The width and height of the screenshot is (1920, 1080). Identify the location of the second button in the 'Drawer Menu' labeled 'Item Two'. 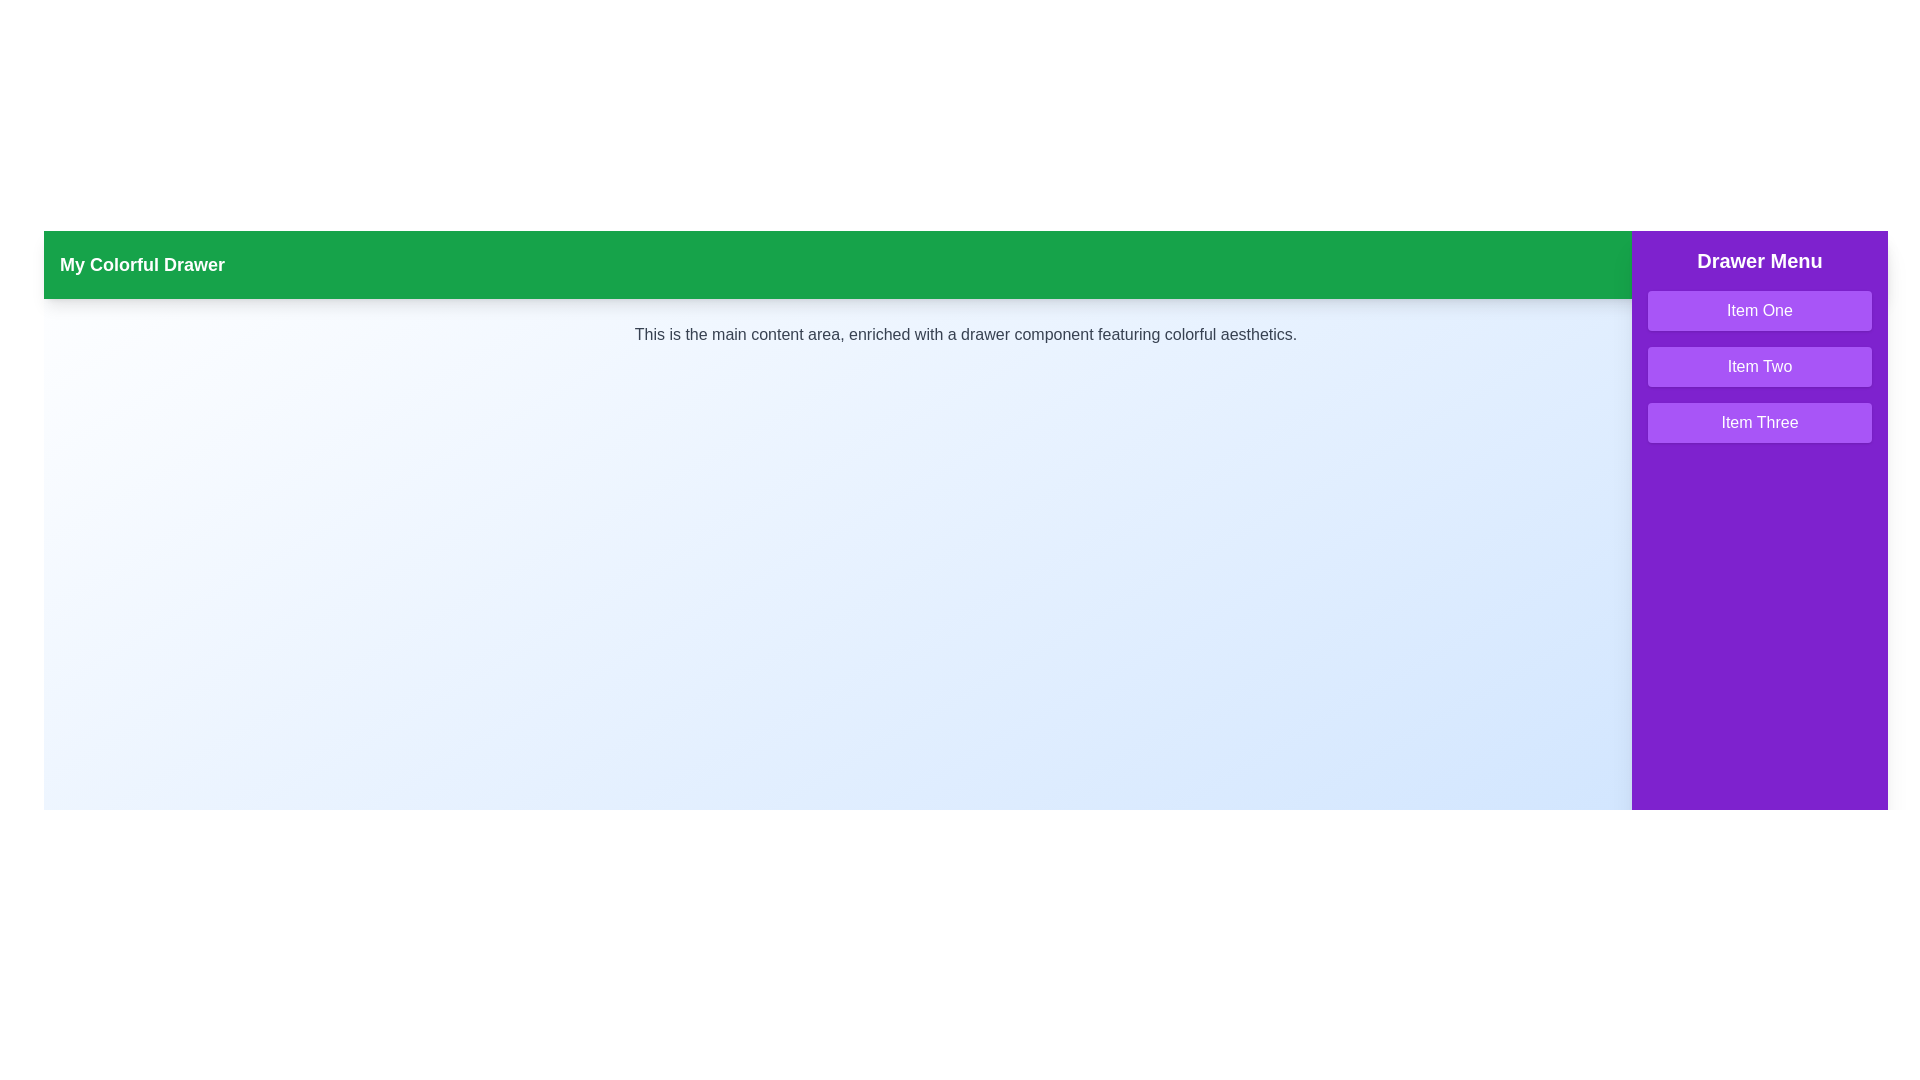
(1760, 366).